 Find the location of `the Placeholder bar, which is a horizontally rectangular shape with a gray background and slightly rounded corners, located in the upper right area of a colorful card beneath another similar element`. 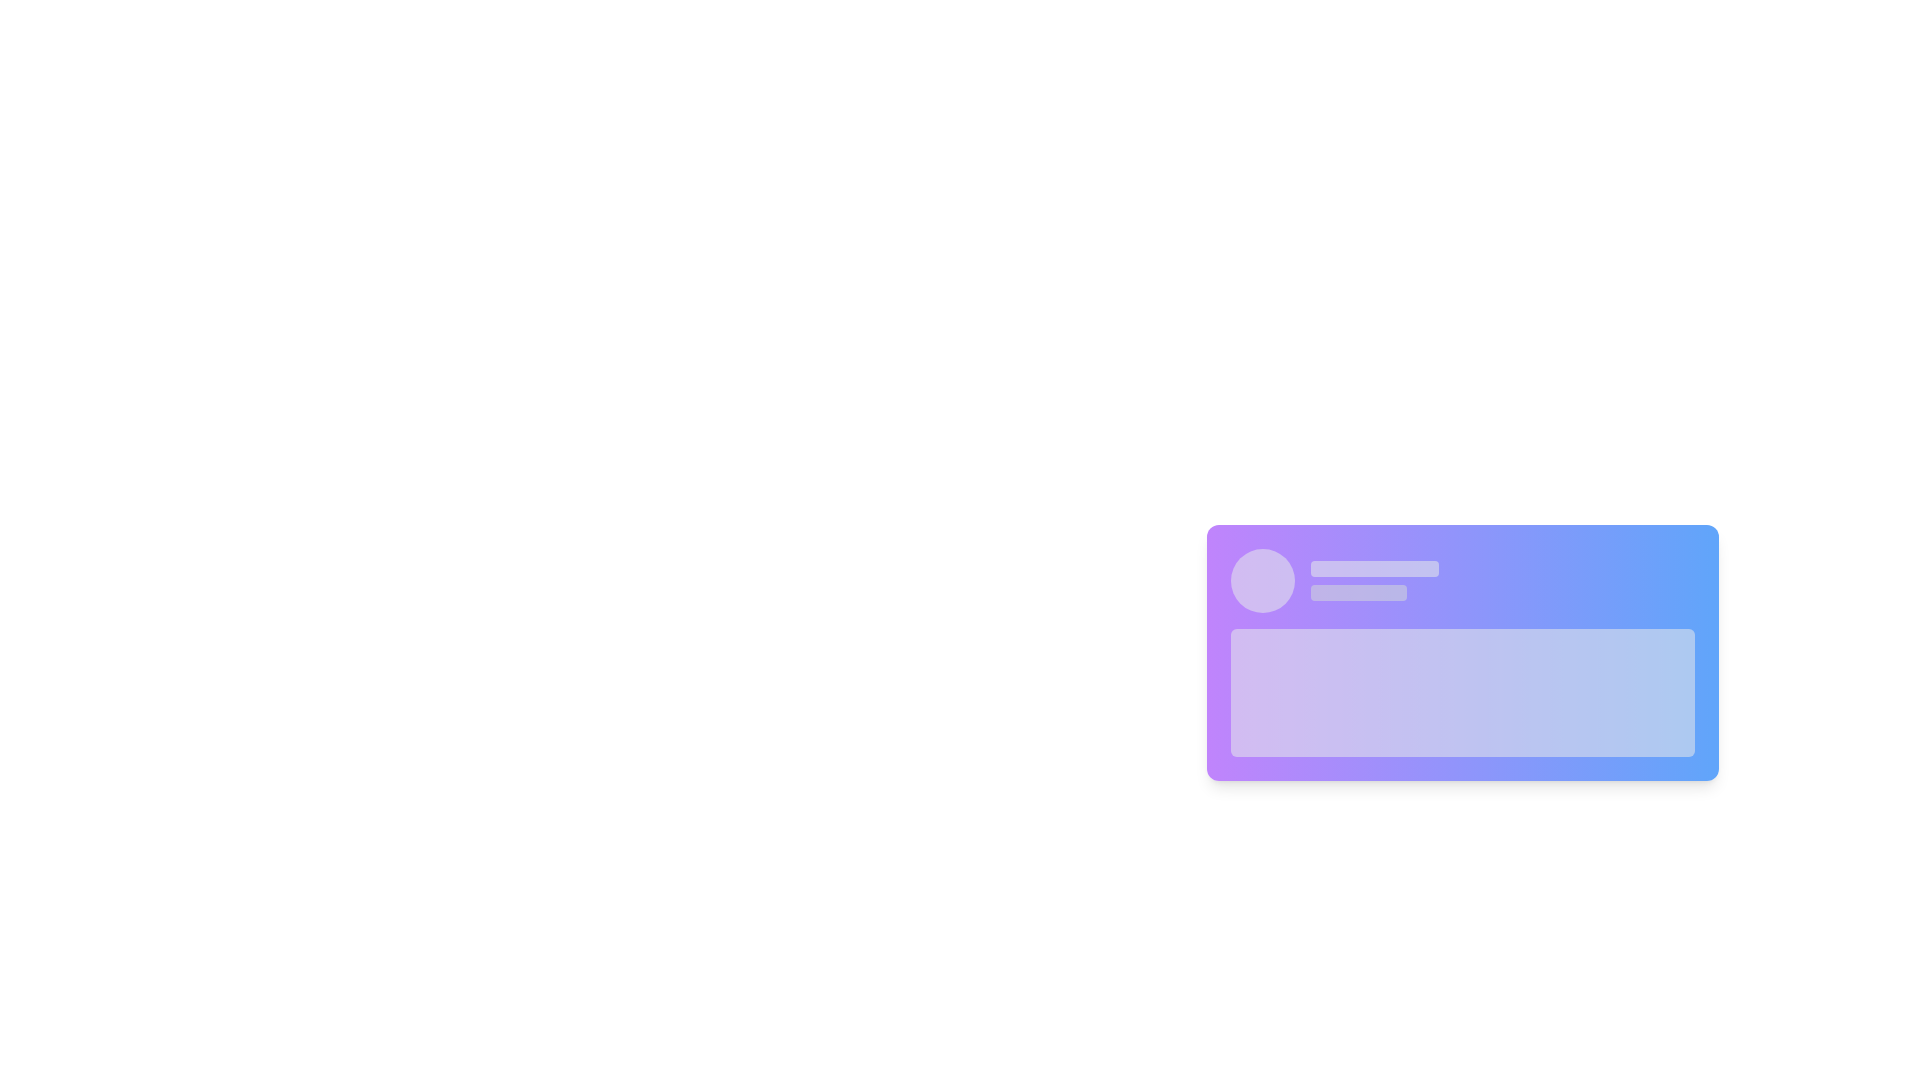

the Placeholder bar, which is a horizontally rectangular shape with a gray background and slightly rounded corners, located in the upper right area of a colorful card beneath another similar element is located at coordinates (1358, 592).